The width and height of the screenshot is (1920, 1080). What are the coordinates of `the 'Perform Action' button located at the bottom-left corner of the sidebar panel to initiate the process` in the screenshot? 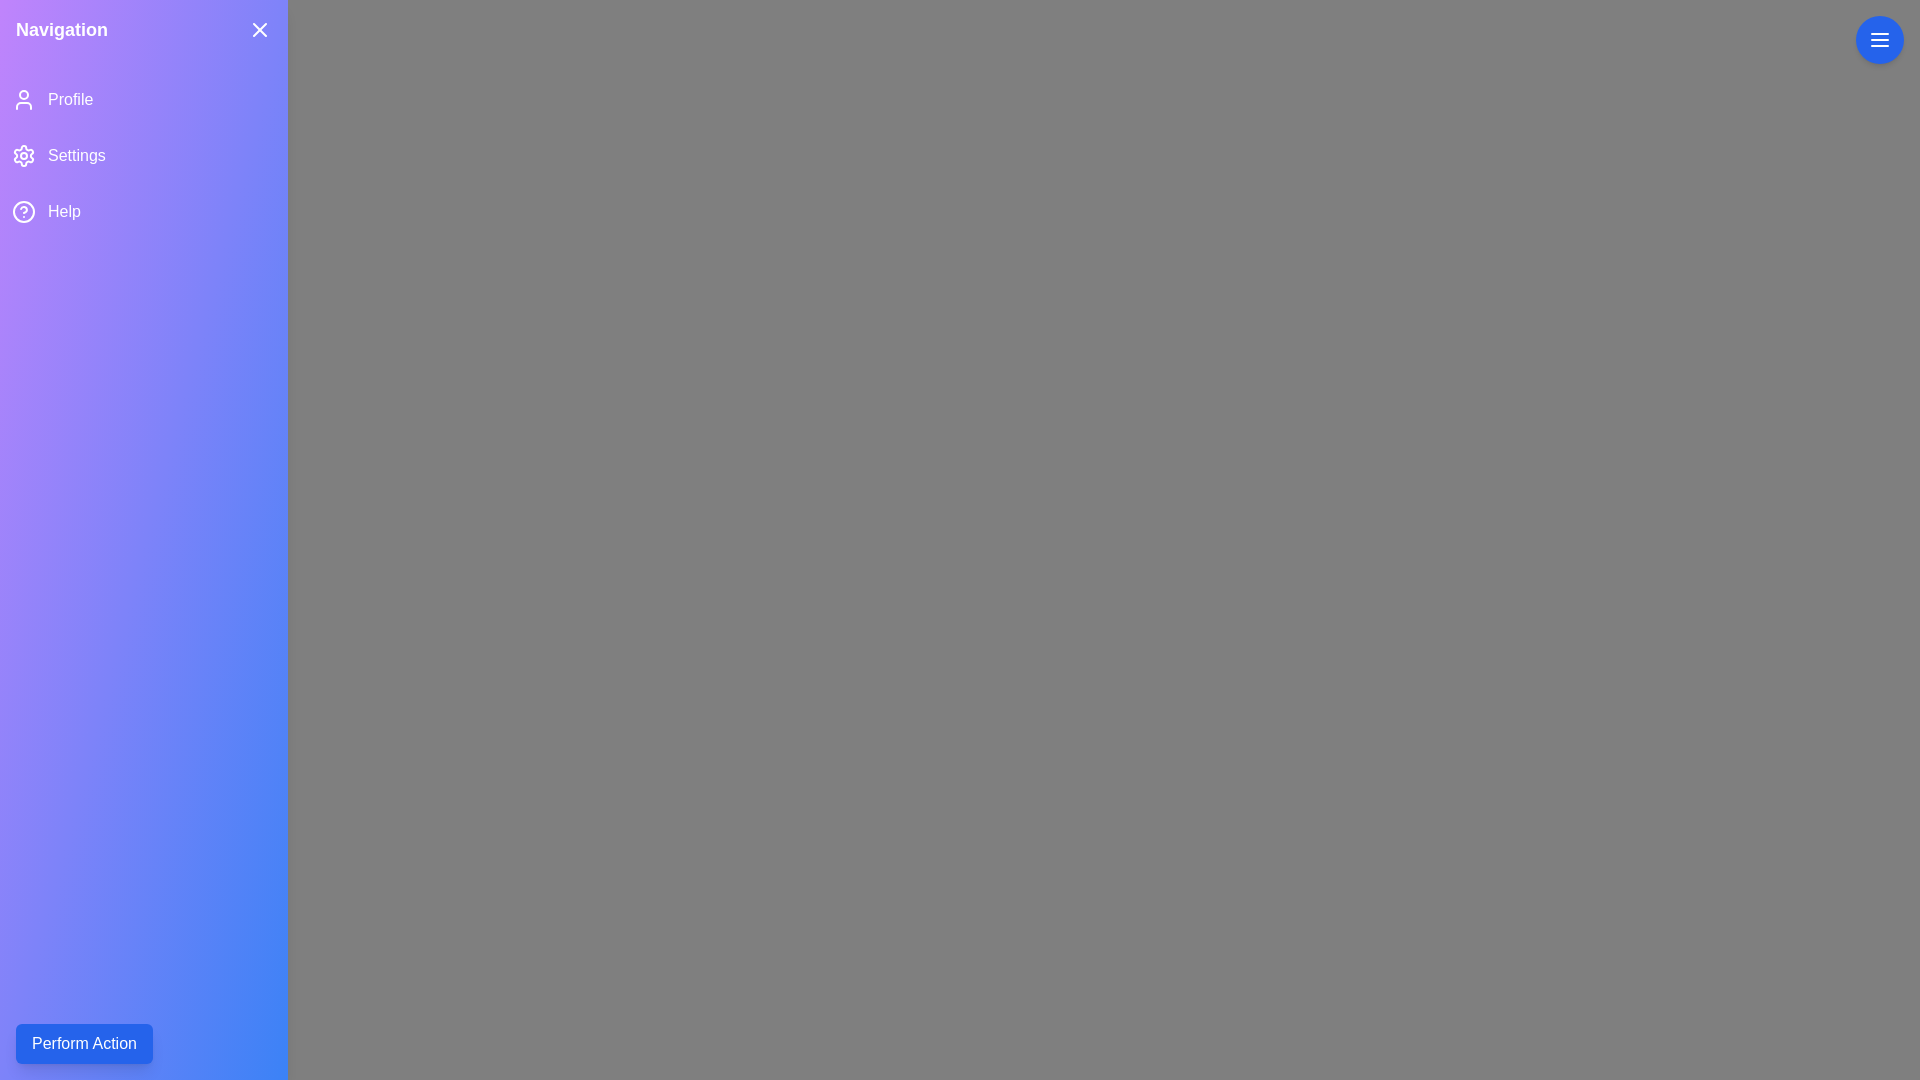 It's located at (83, 1043).